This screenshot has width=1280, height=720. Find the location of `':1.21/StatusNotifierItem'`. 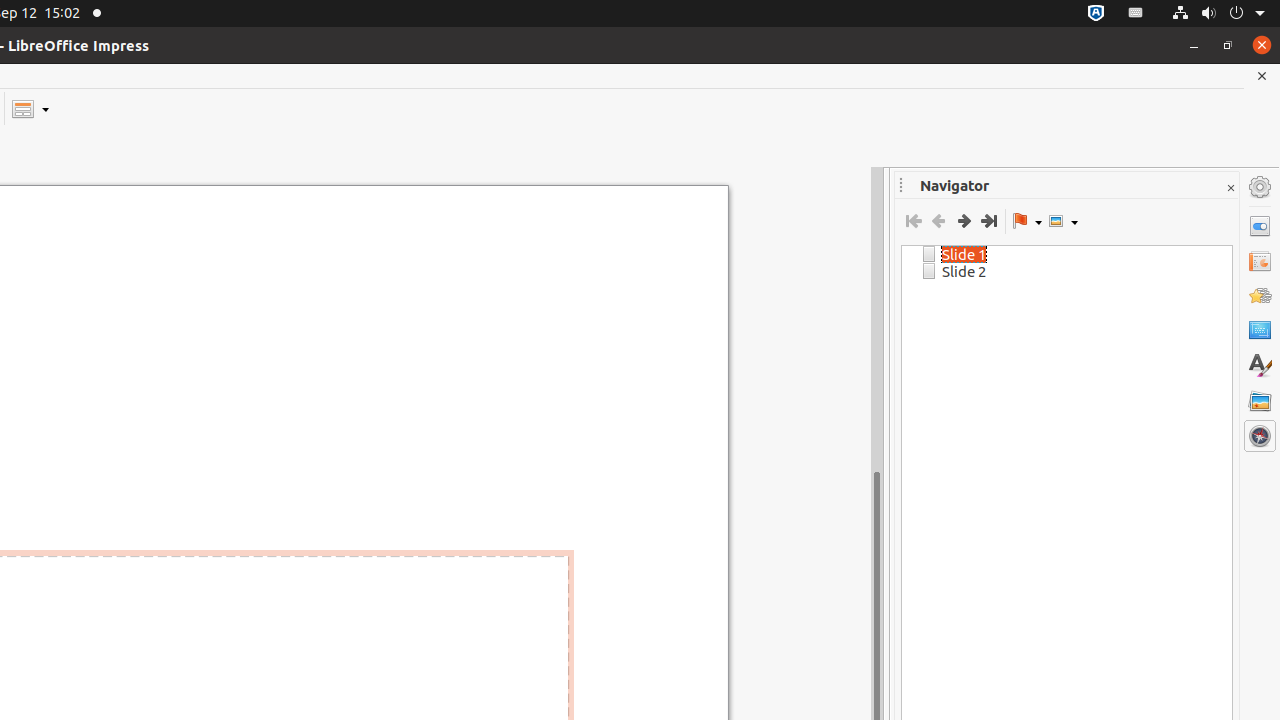

':1.21/StatusNotifierItem' is located at coordinates (1136, 13).